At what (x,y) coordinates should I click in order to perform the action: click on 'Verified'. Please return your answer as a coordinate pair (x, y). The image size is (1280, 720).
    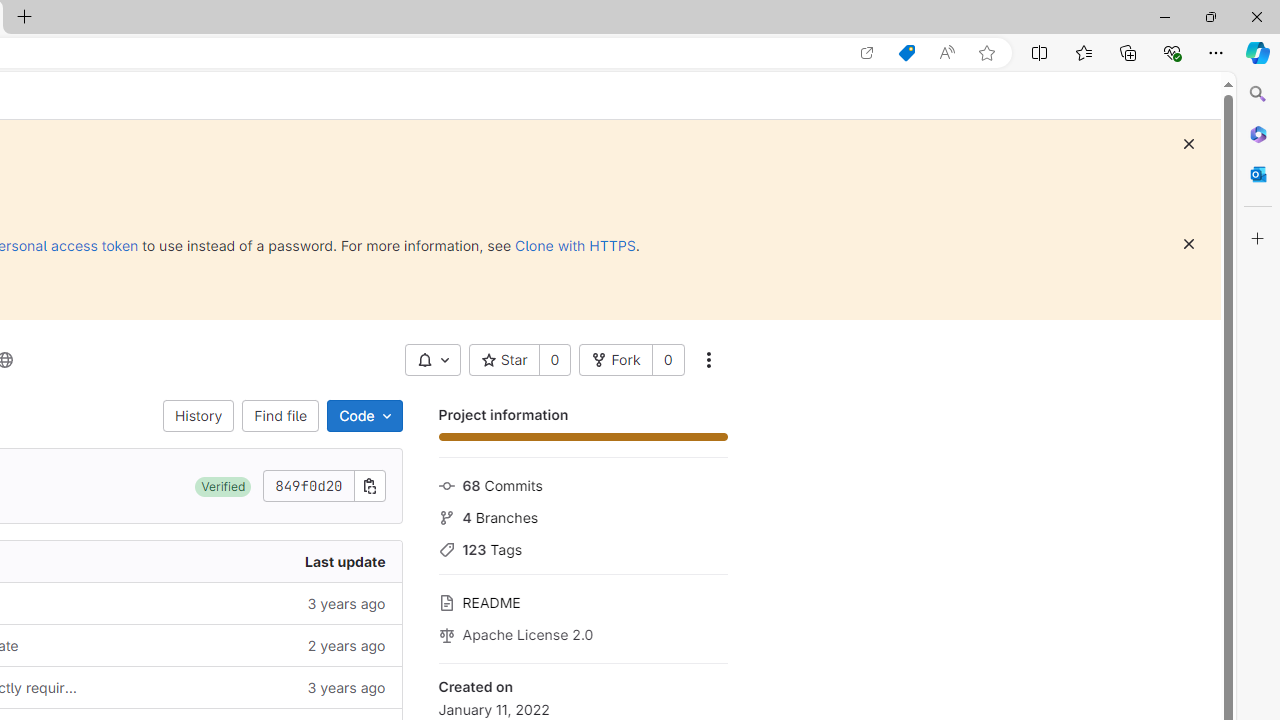
    Looking at the image, I should click on (223, 486).